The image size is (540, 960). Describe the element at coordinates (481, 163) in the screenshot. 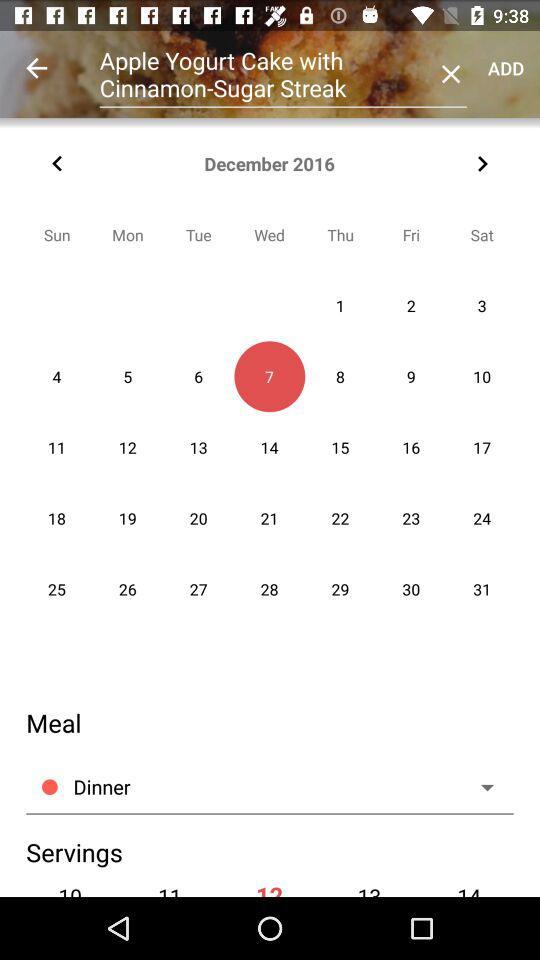

I see `the arrow_forward icon` at that location.